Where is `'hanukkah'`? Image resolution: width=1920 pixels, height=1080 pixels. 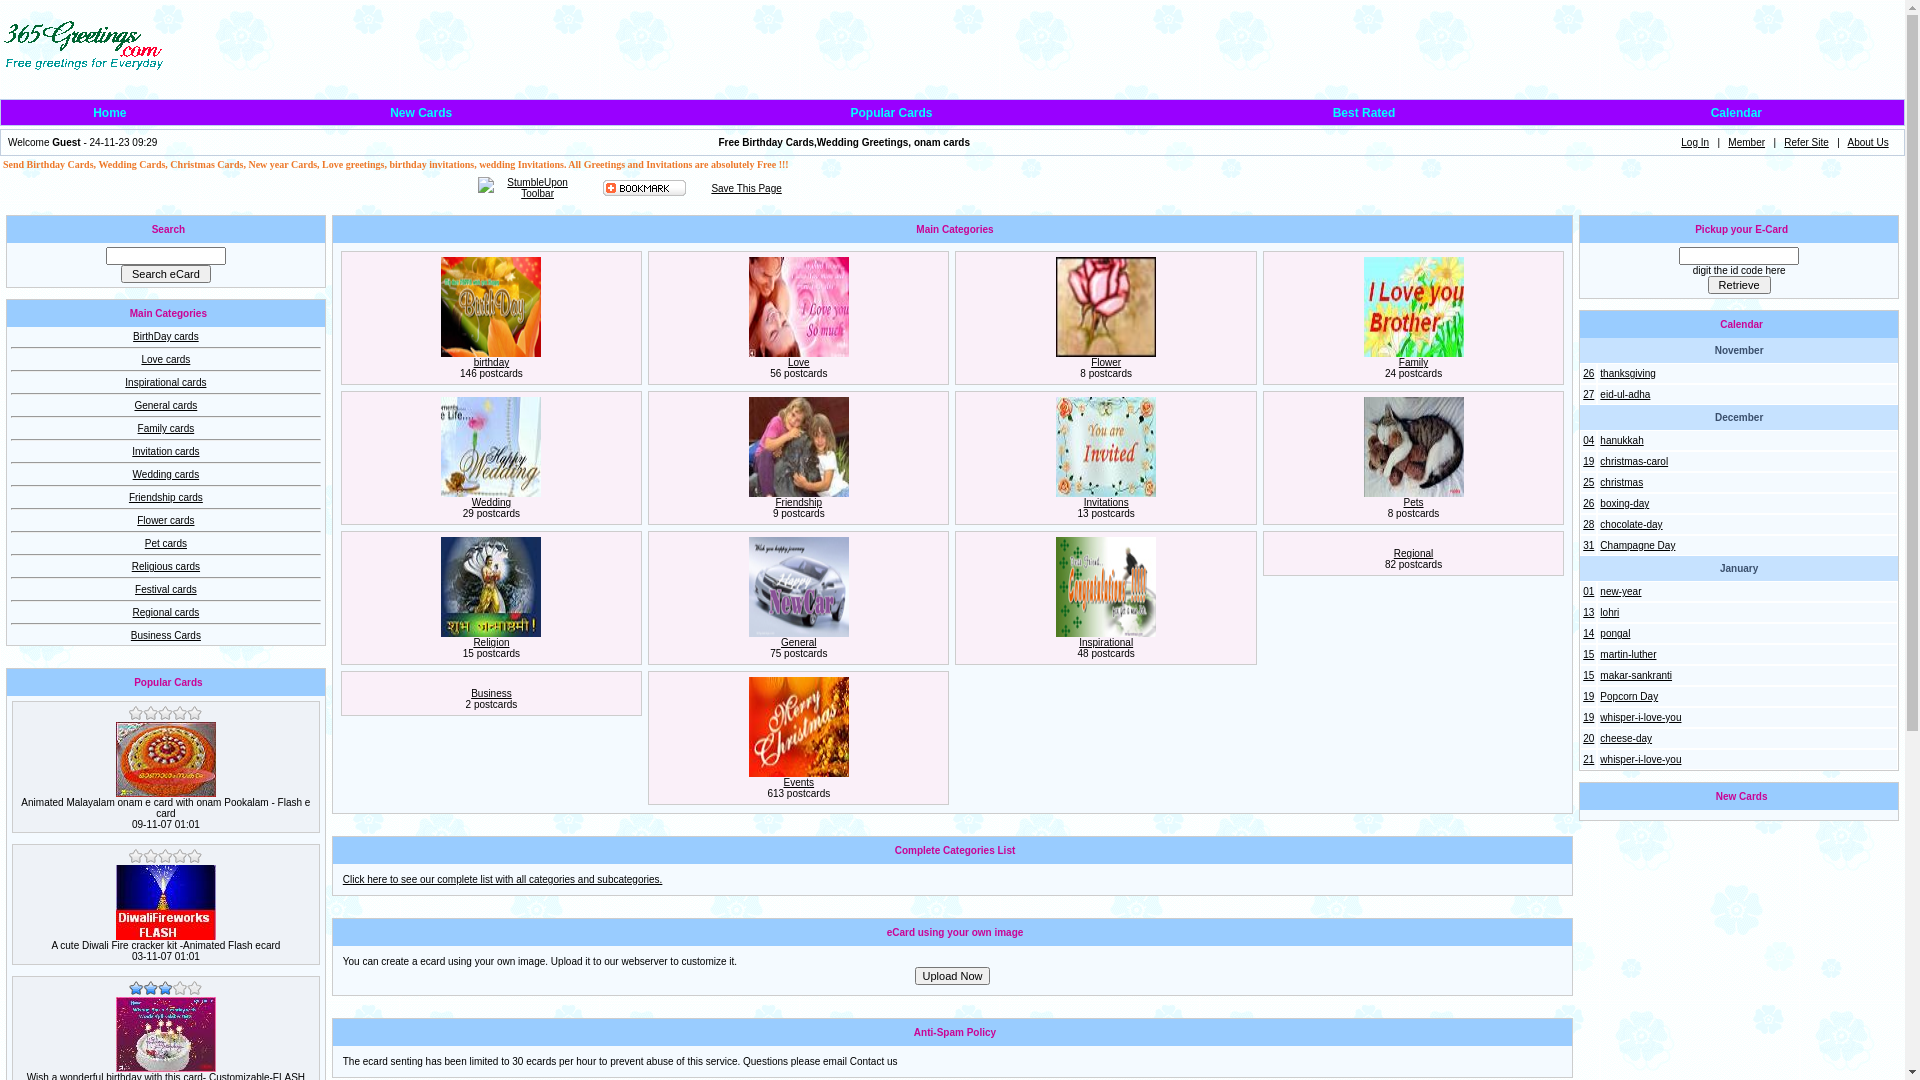 'hanukkah' is located at coordinates (1621, 439).